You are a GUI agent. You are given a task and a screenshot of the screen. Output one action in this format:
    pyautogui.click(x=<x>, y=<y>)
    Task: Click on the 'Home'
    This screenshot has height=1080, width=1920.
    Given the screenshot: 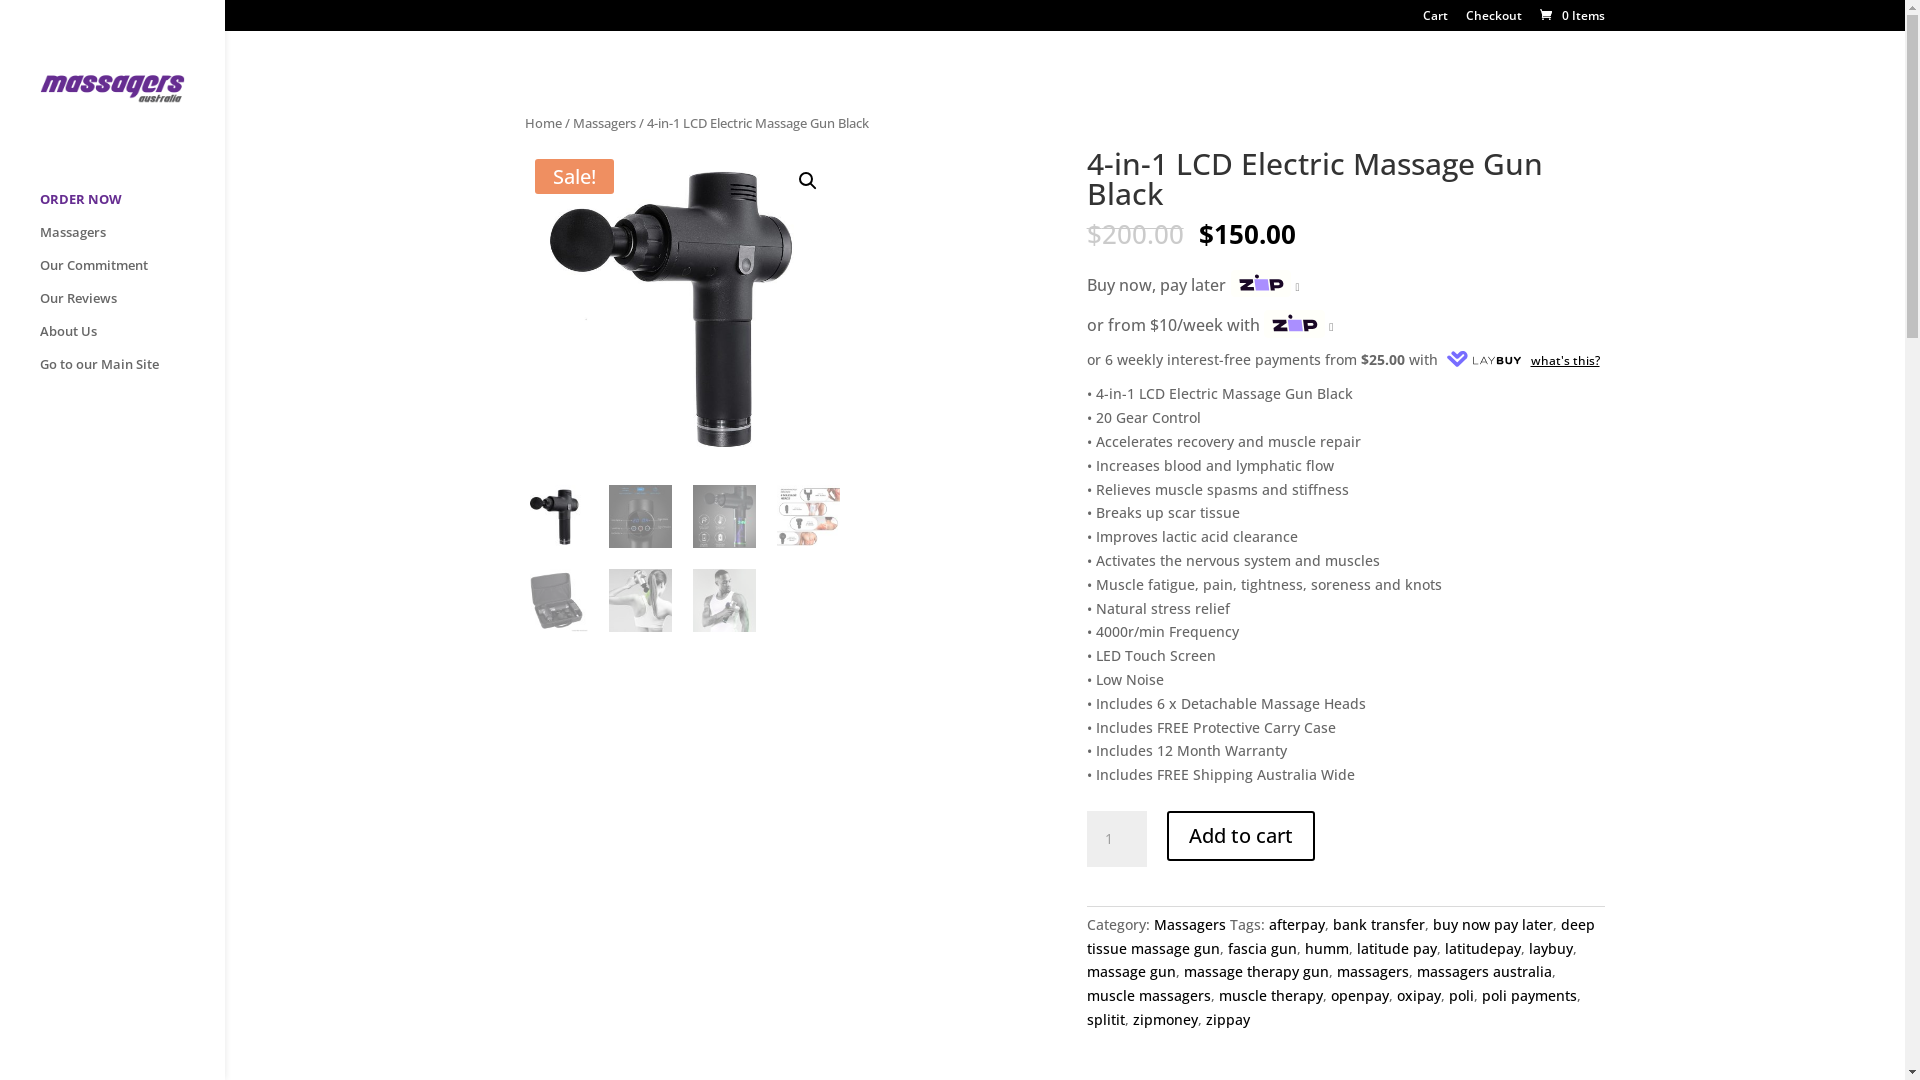 What is the action you would take?
    pyautogui.click(x=543, y=123)
    